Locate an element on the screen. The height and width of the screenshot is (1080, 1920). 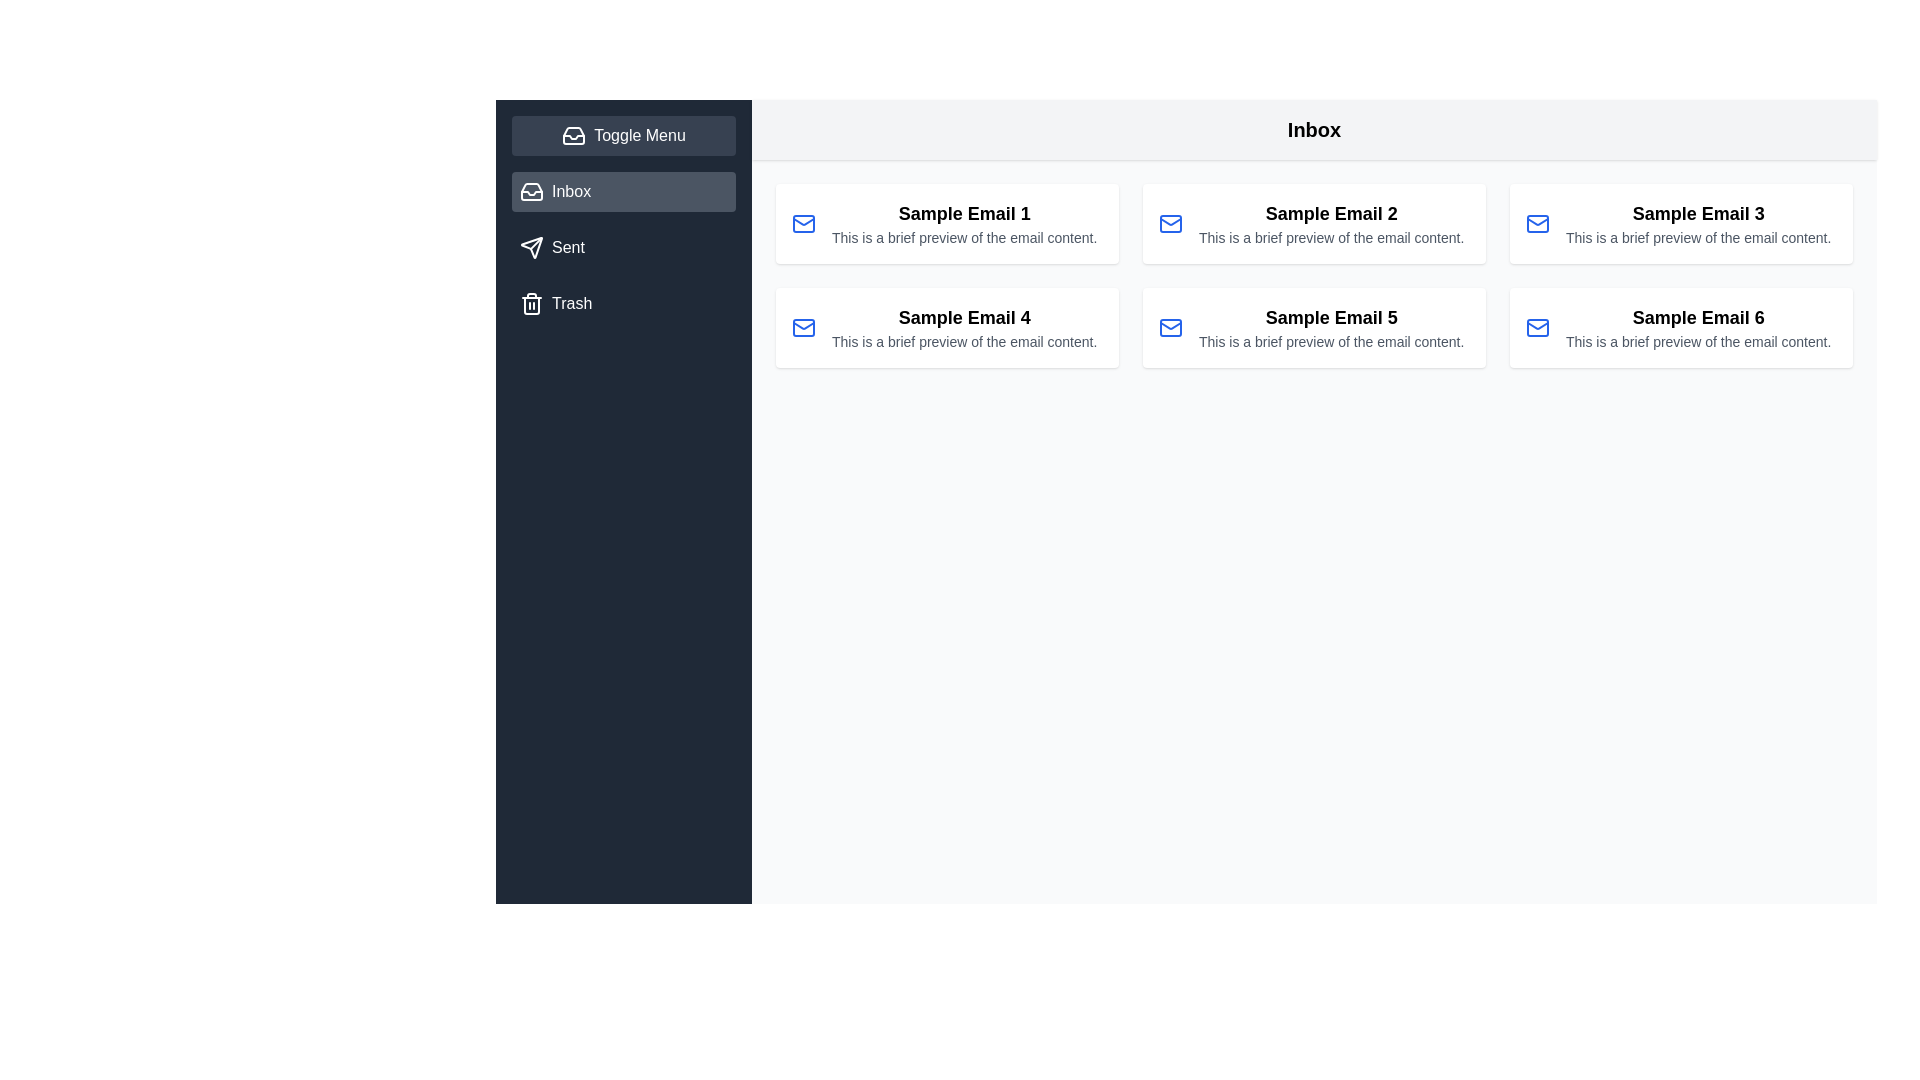
the email preview text block located in the second position of the grid under the 'Inbox' section is located at coordinates (1331, 223).